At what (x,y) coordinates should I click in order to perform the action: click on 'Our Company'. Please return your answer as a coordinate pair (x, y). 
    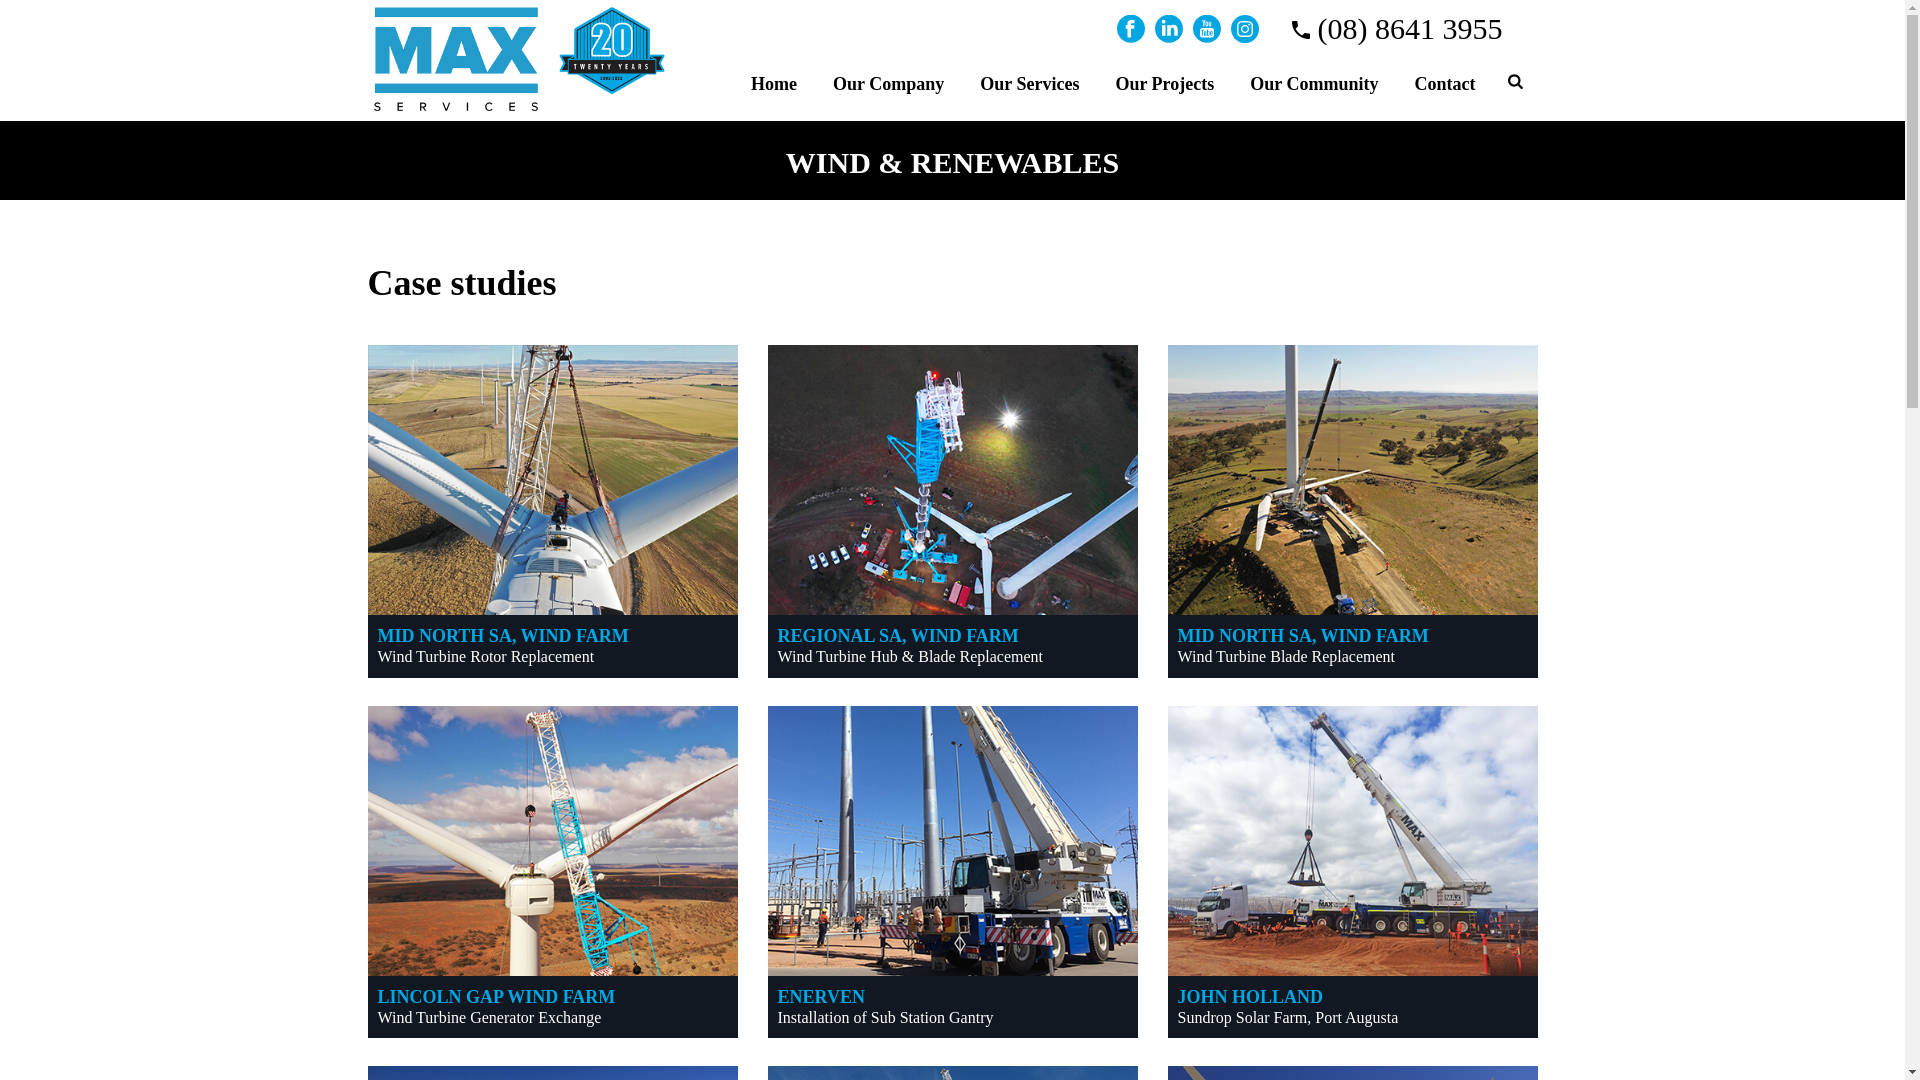
    Looking at the image, I should click on (887, 80).